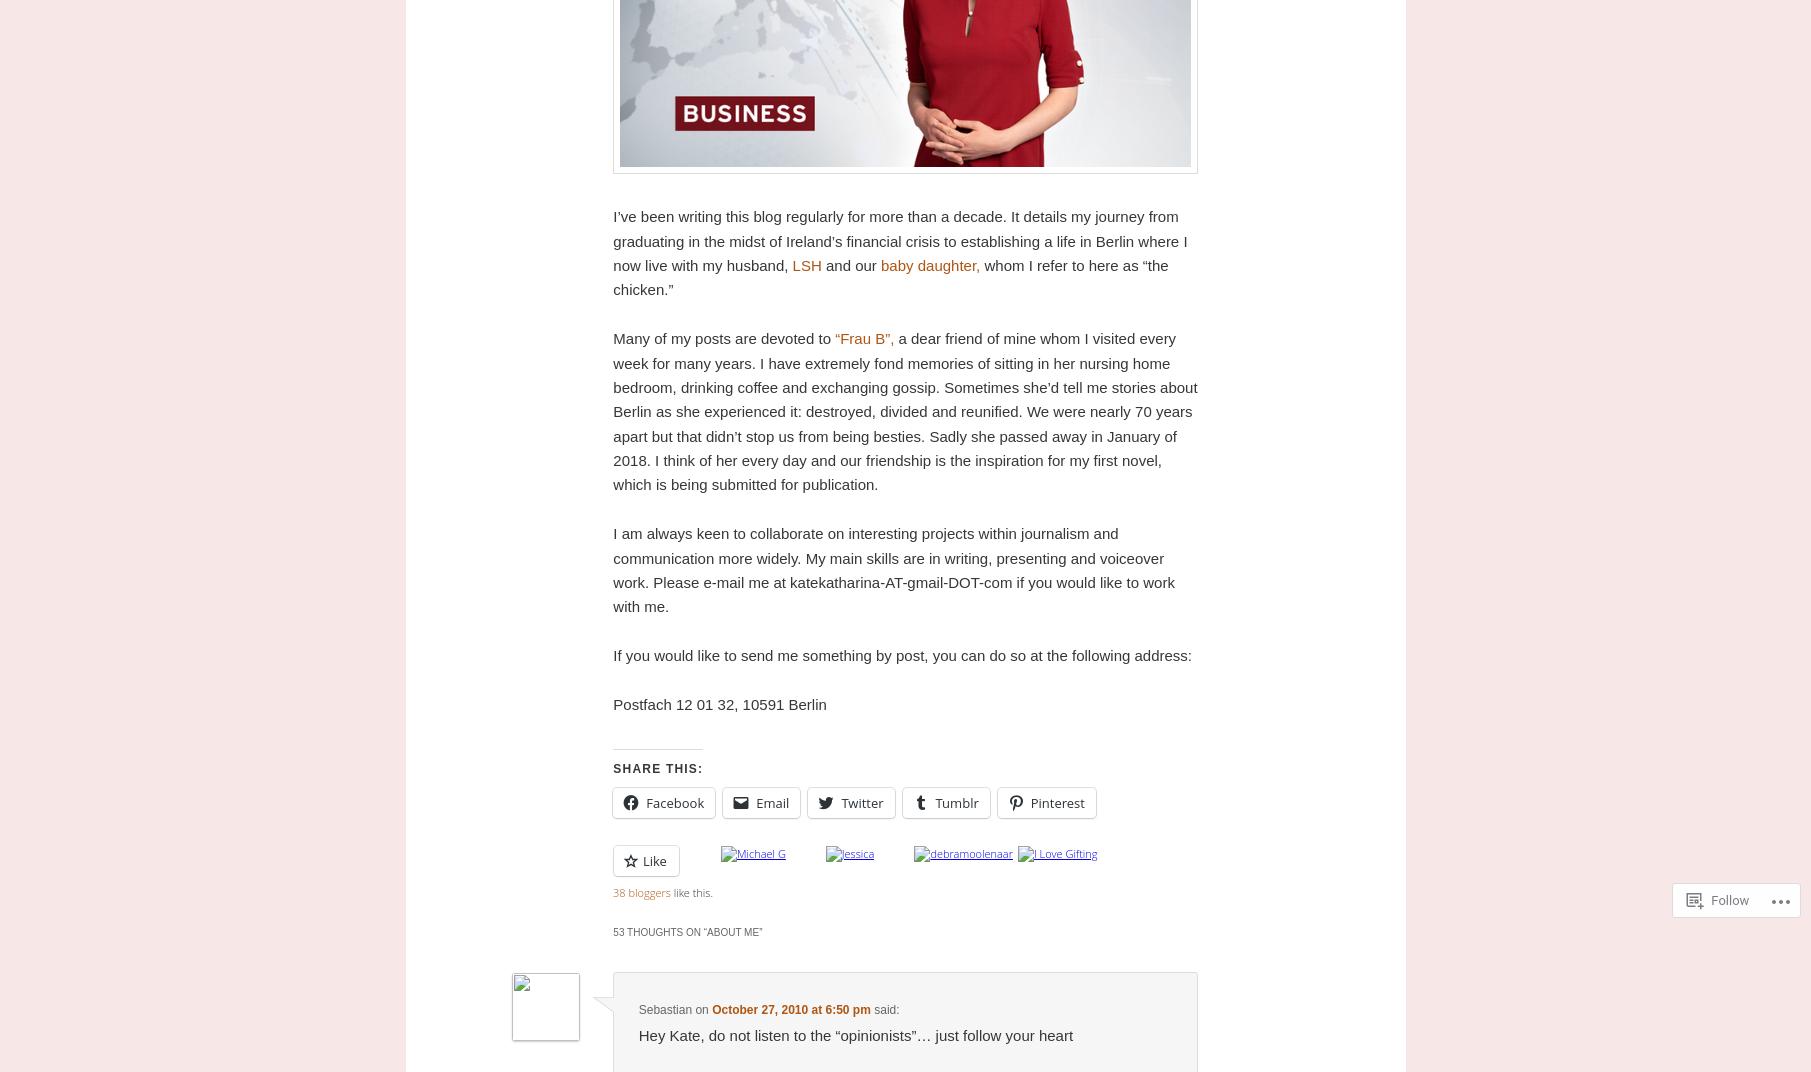 Image resolution: width=1811 pixels, height=1072 pixels. I want to click on 'on', so click(701, 1010).